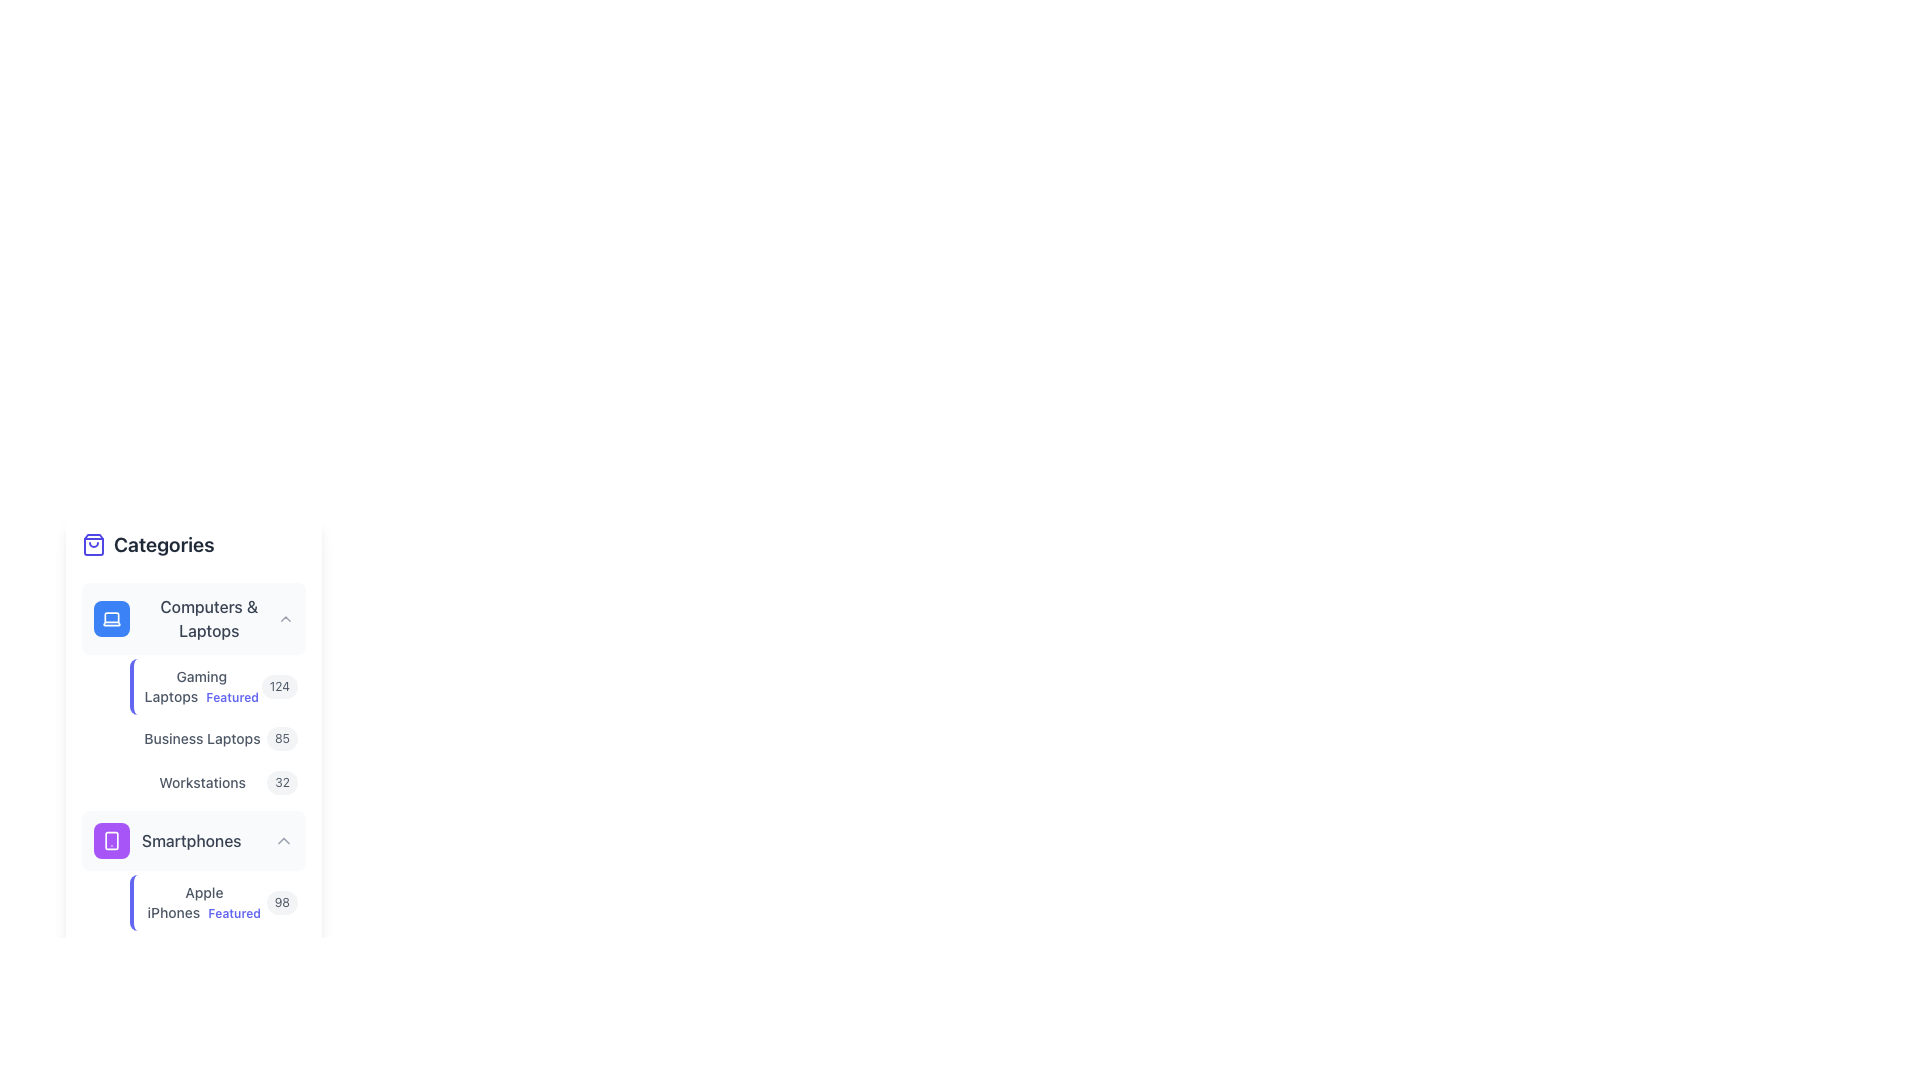  Describe the element at coordinates (110, 617) in the screenshot. I see `the 'Computers & Laptops' category icon, which is represented by a blue circular area to the left of the label in the vertical menu, to interact with the associated menu item` at that location.